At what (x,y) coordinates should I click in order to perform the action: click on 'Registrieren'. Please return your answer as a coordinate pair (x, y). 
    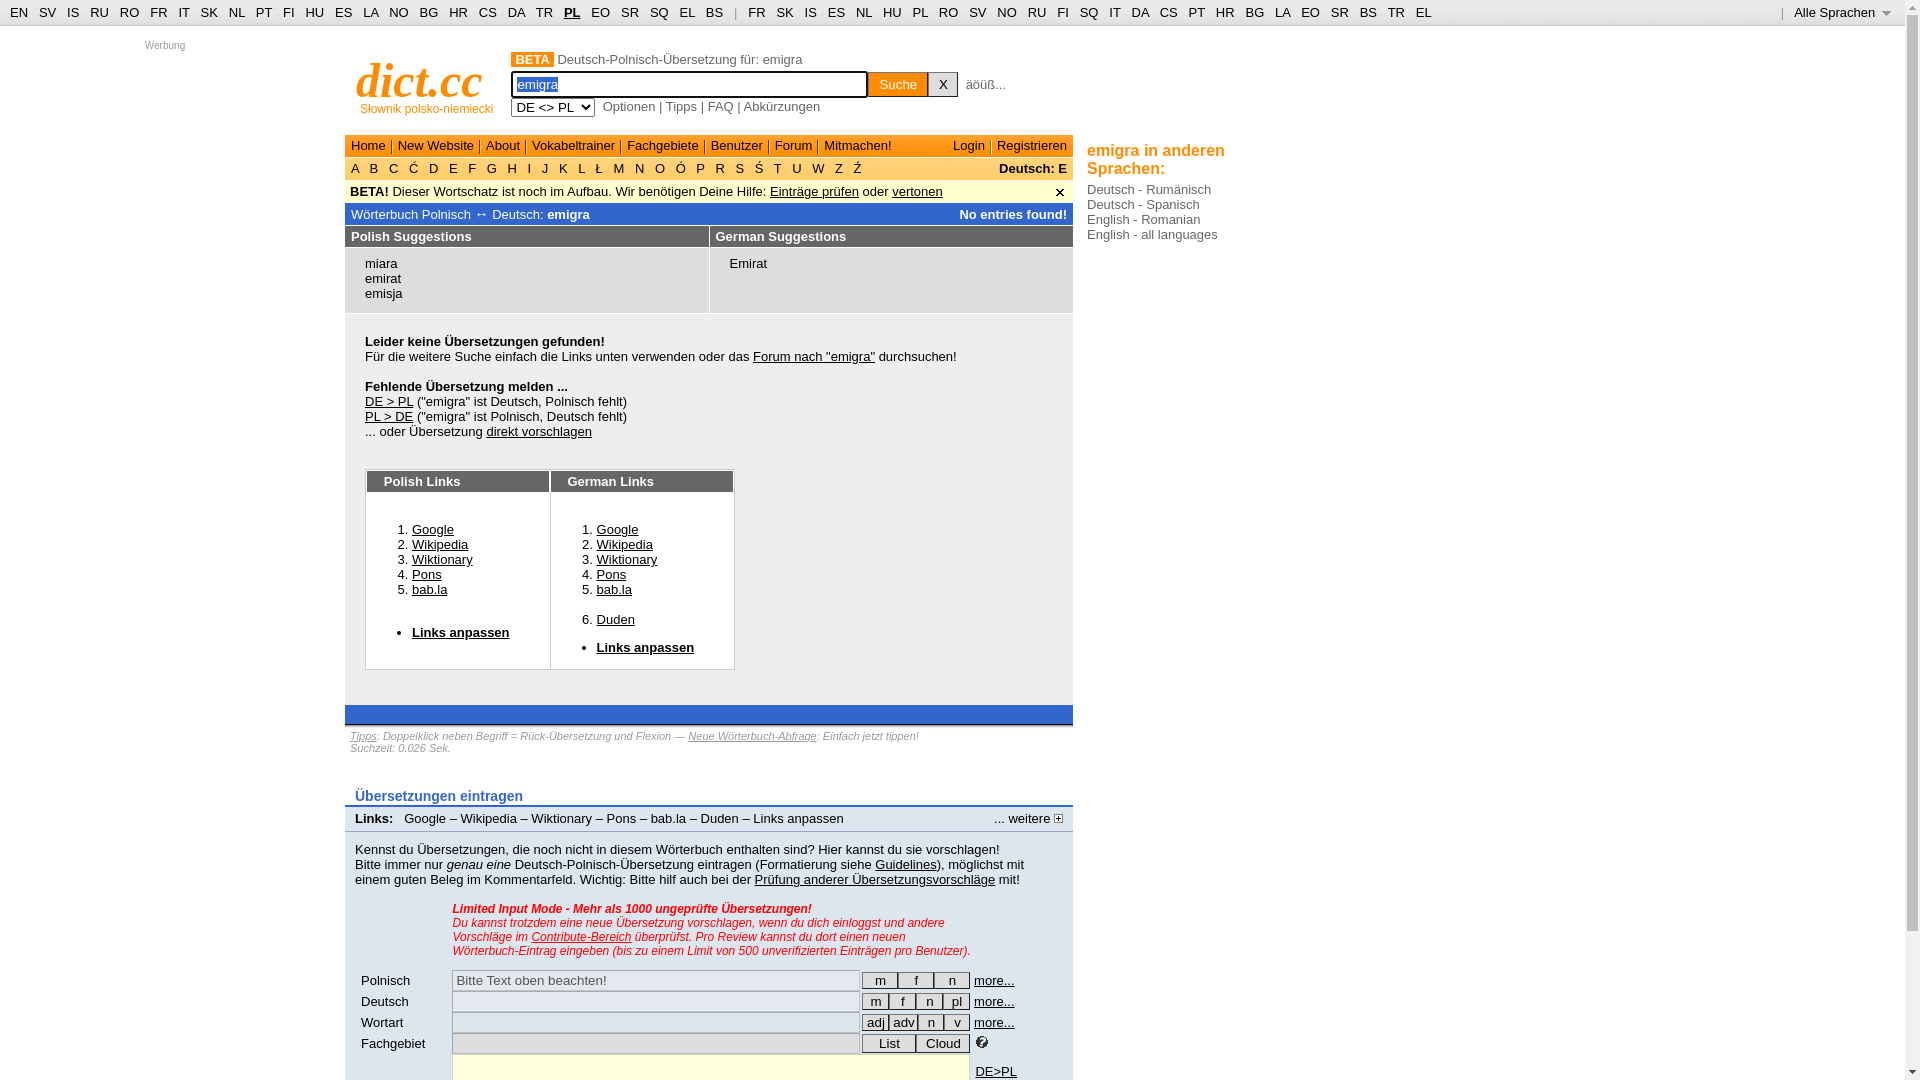
    Looking at the image, I should click on (1032, 144).